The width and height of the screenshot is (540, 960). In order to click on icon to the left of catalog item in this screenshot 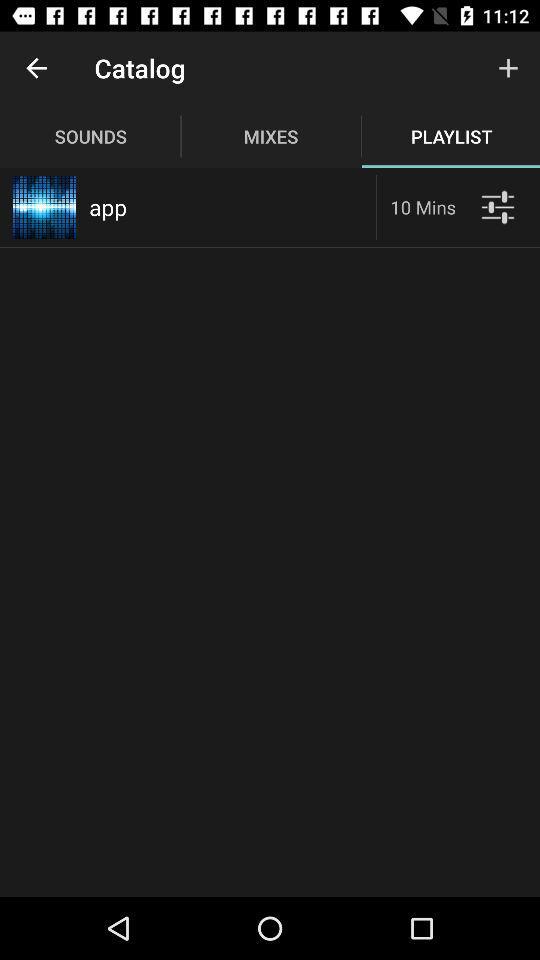, I will do `click(36, 68)`.